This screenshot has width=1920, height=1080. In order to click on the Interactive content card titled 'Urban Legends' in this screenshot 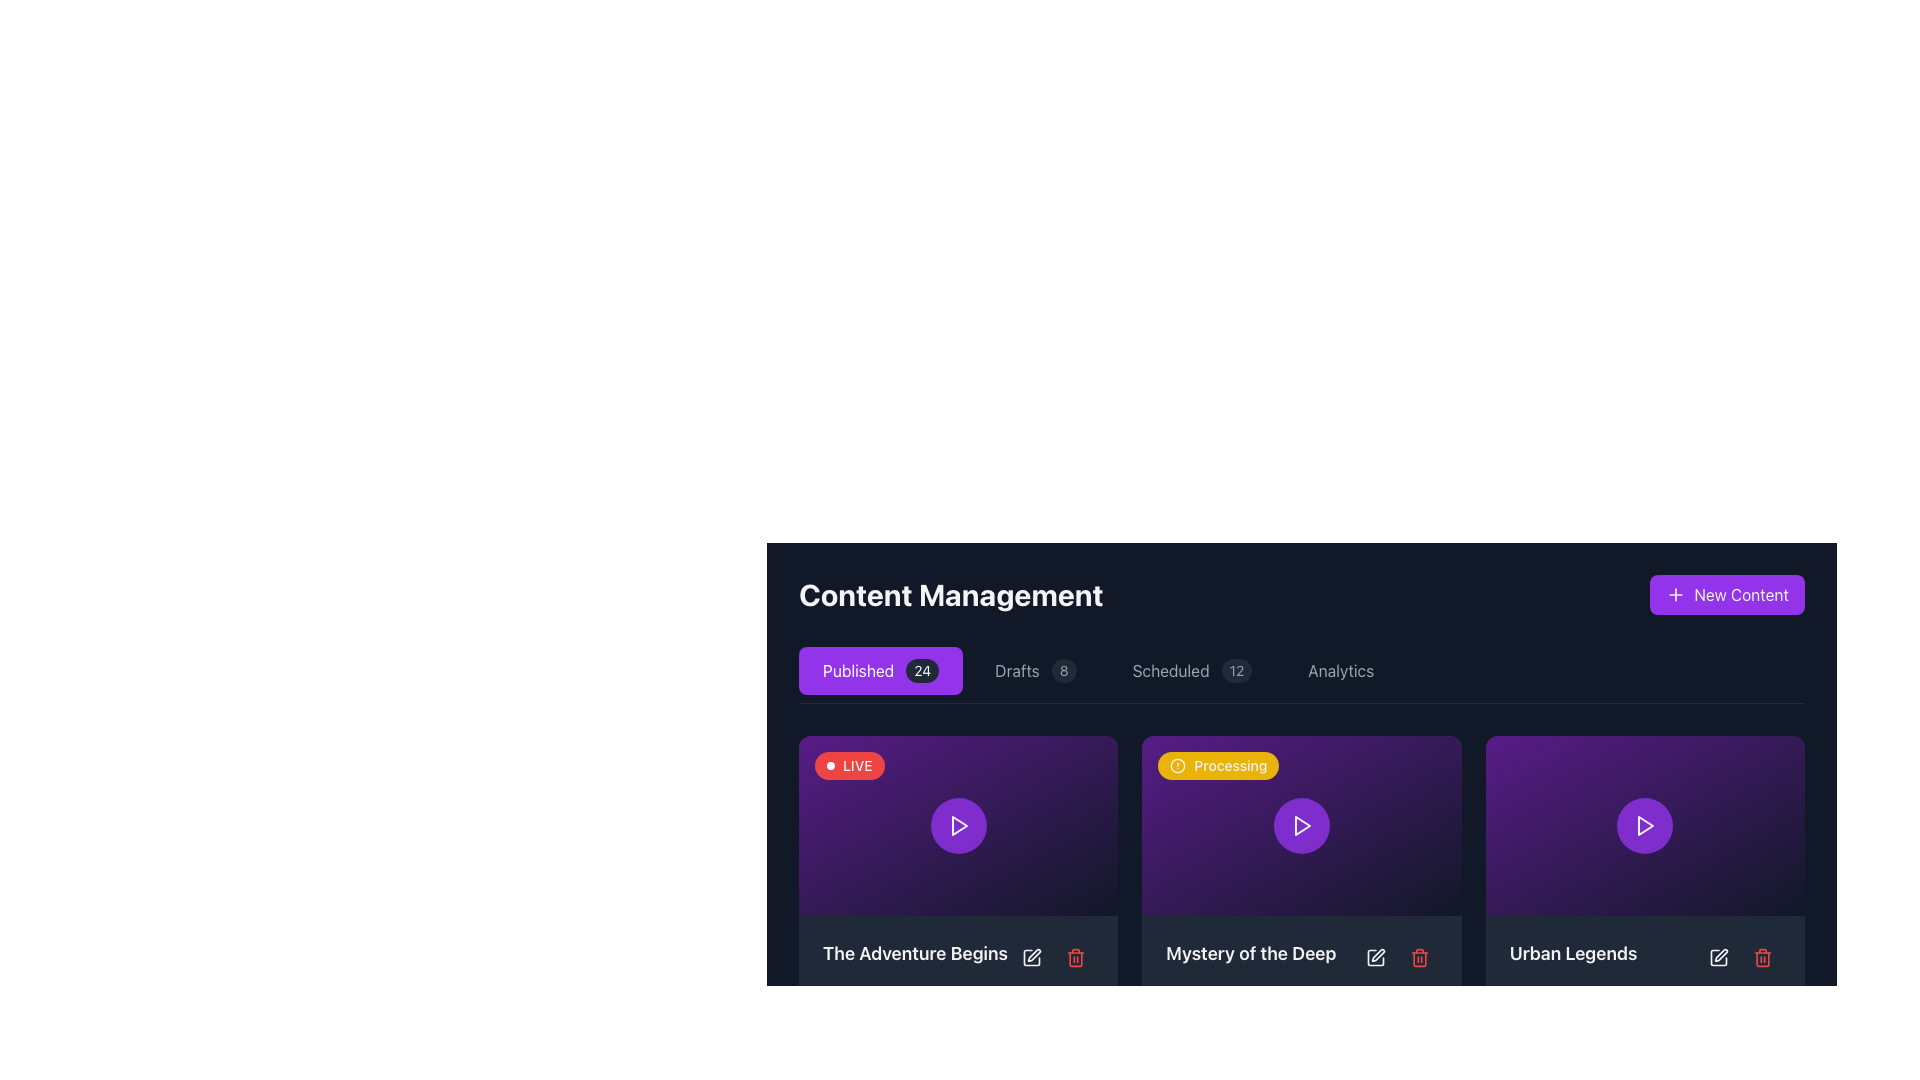, I will do `click(1645, 825)`.